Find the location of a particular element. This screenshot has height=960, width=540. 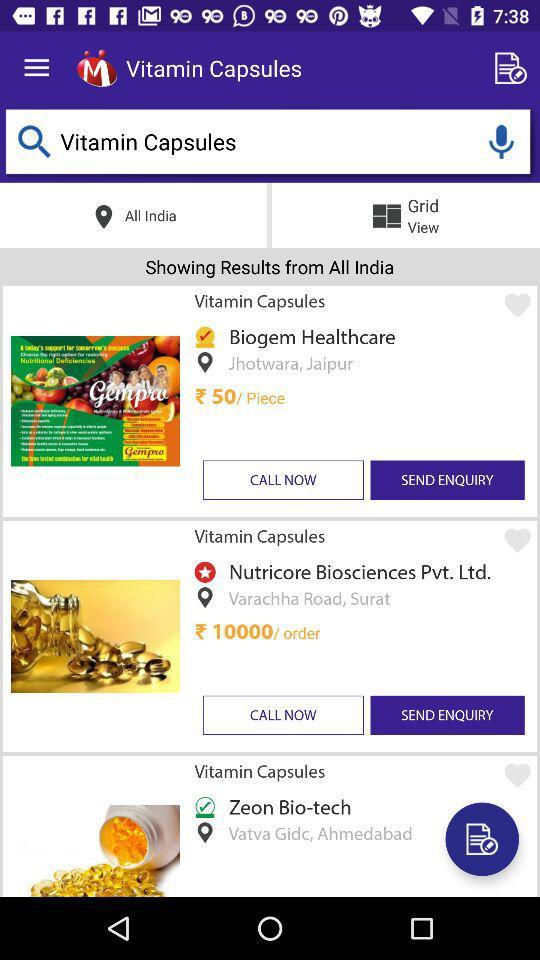

the item to the left of the vitamin capsules item is located at coordinates (96, 68).